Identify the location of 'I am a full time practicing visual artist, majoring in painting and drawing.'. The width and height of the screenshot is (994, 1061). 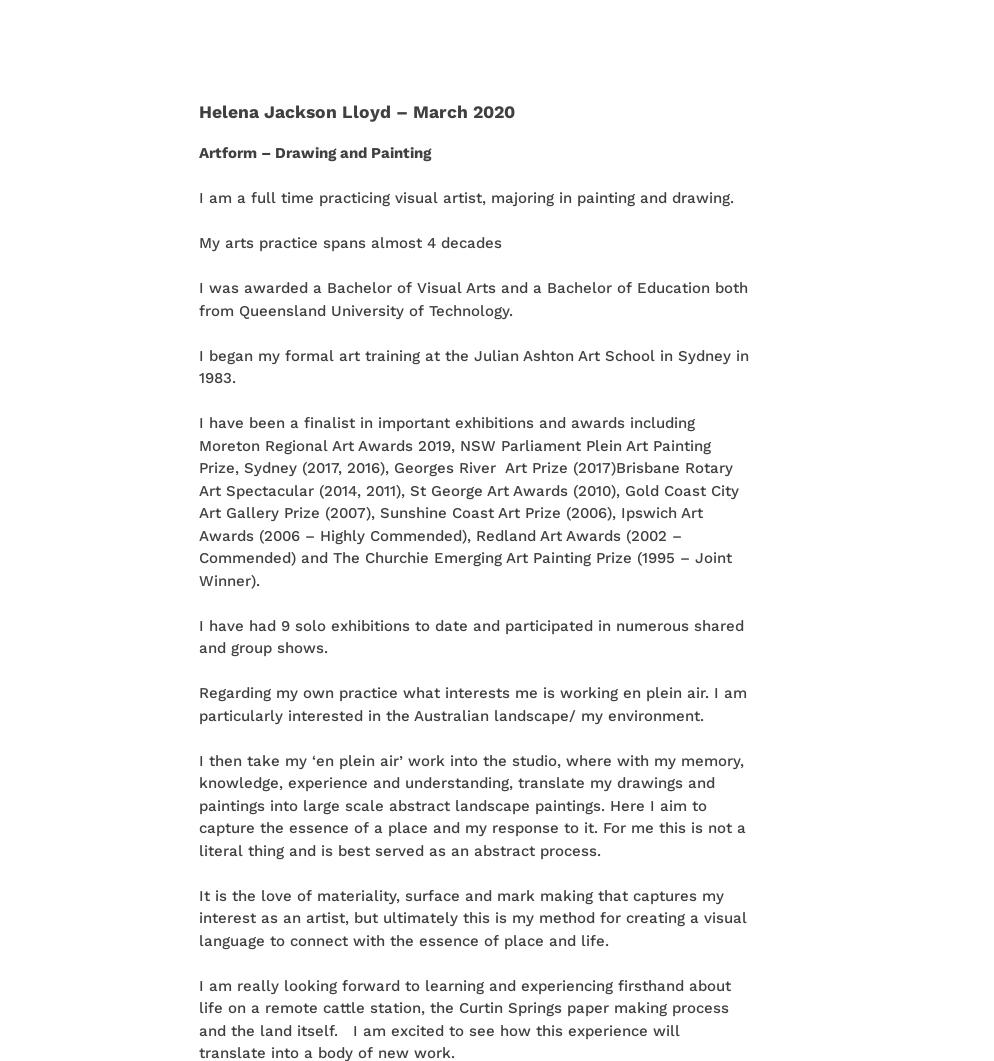
(465, 196).